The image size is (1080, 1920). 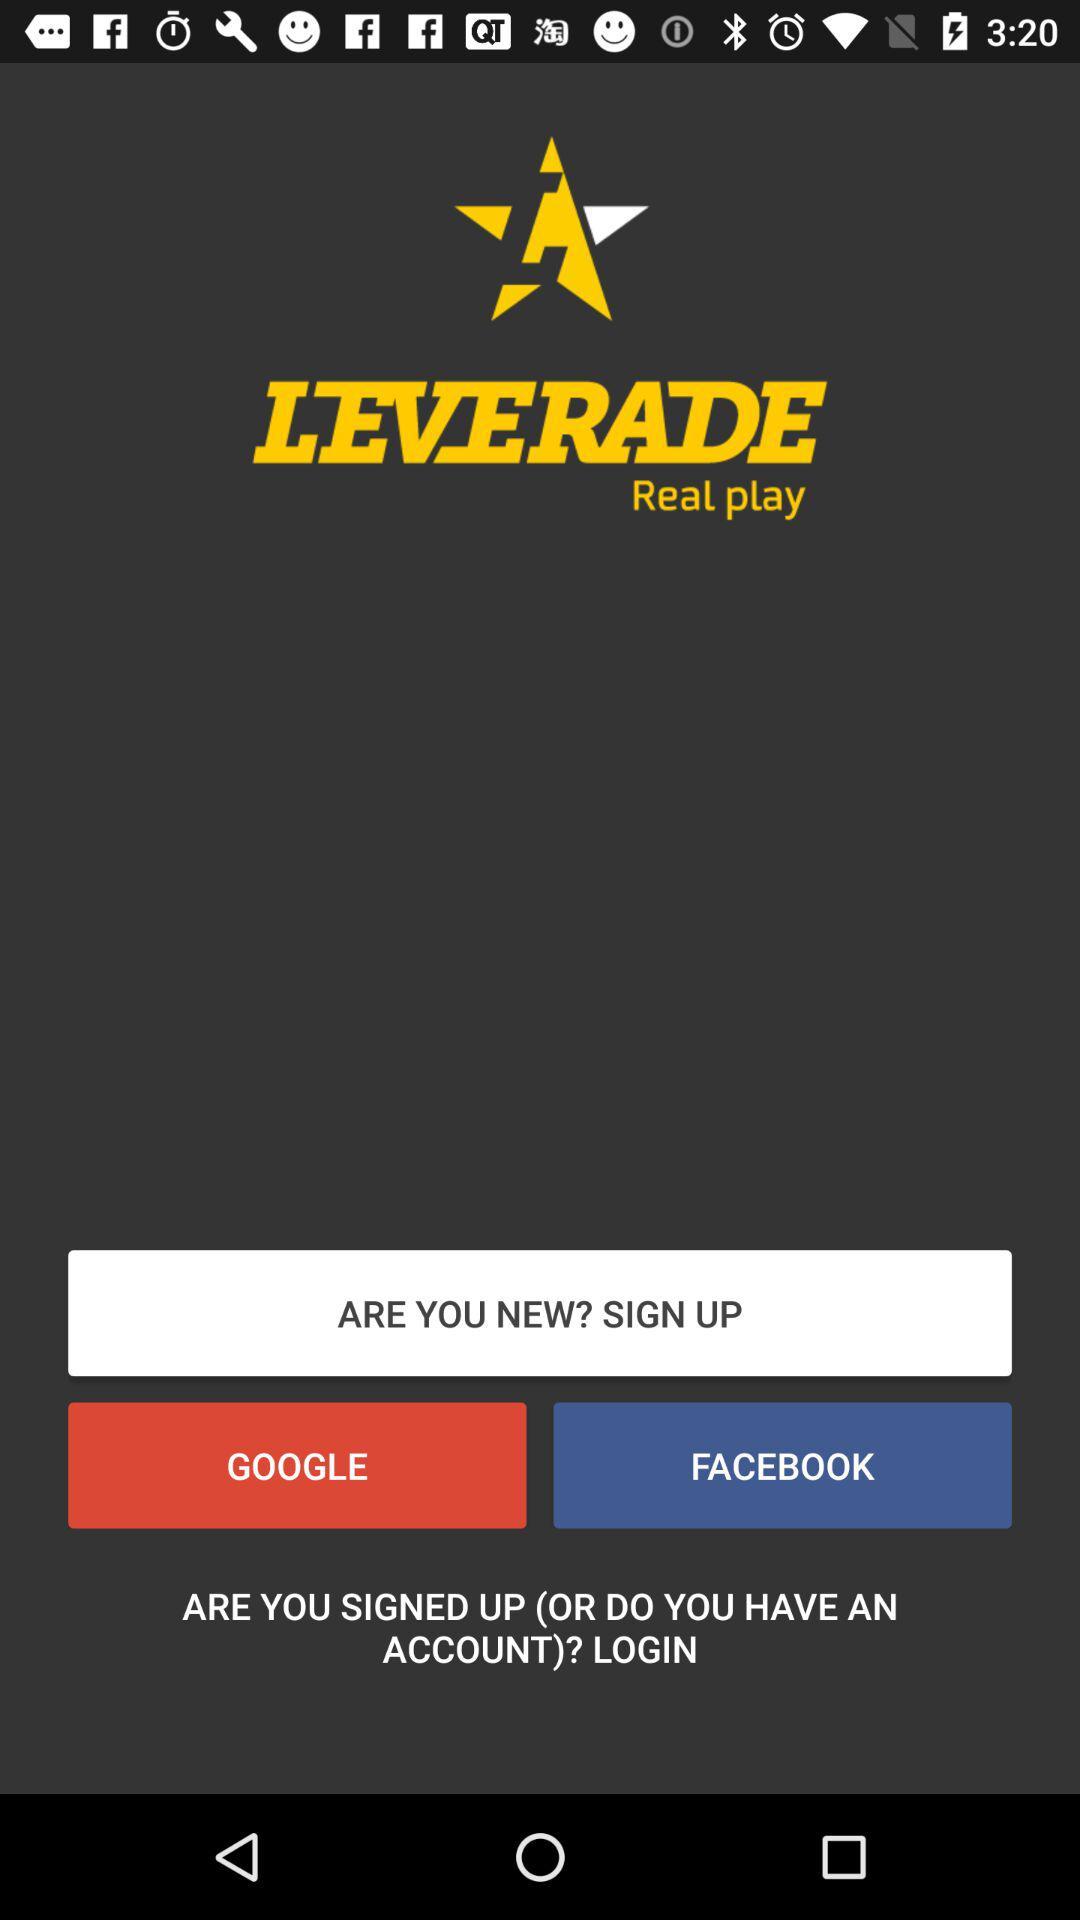 I want to click on the button at the bottom left corner, so click(x=297, y=1465).